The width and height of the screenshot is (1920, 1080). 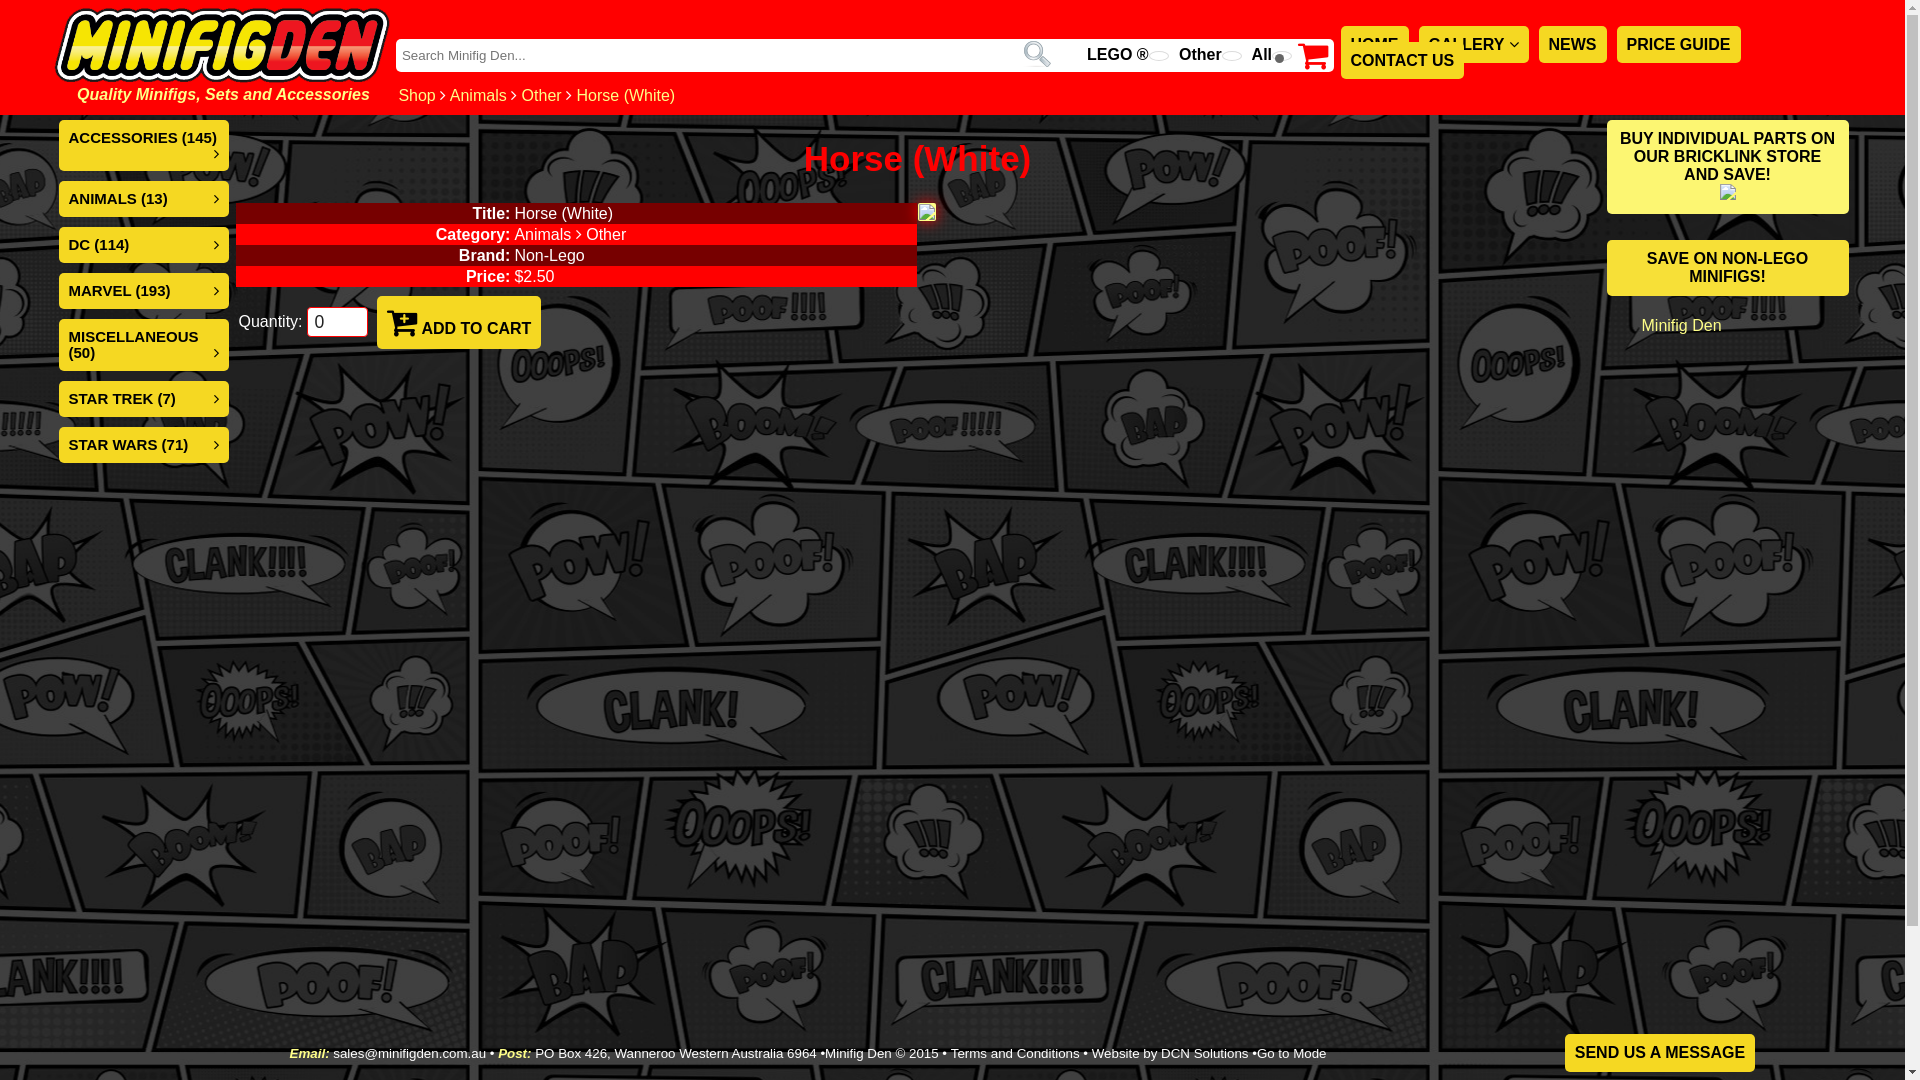 I want to click on 'MISCELLANEOUS (50)', so click(x=132, y=343).